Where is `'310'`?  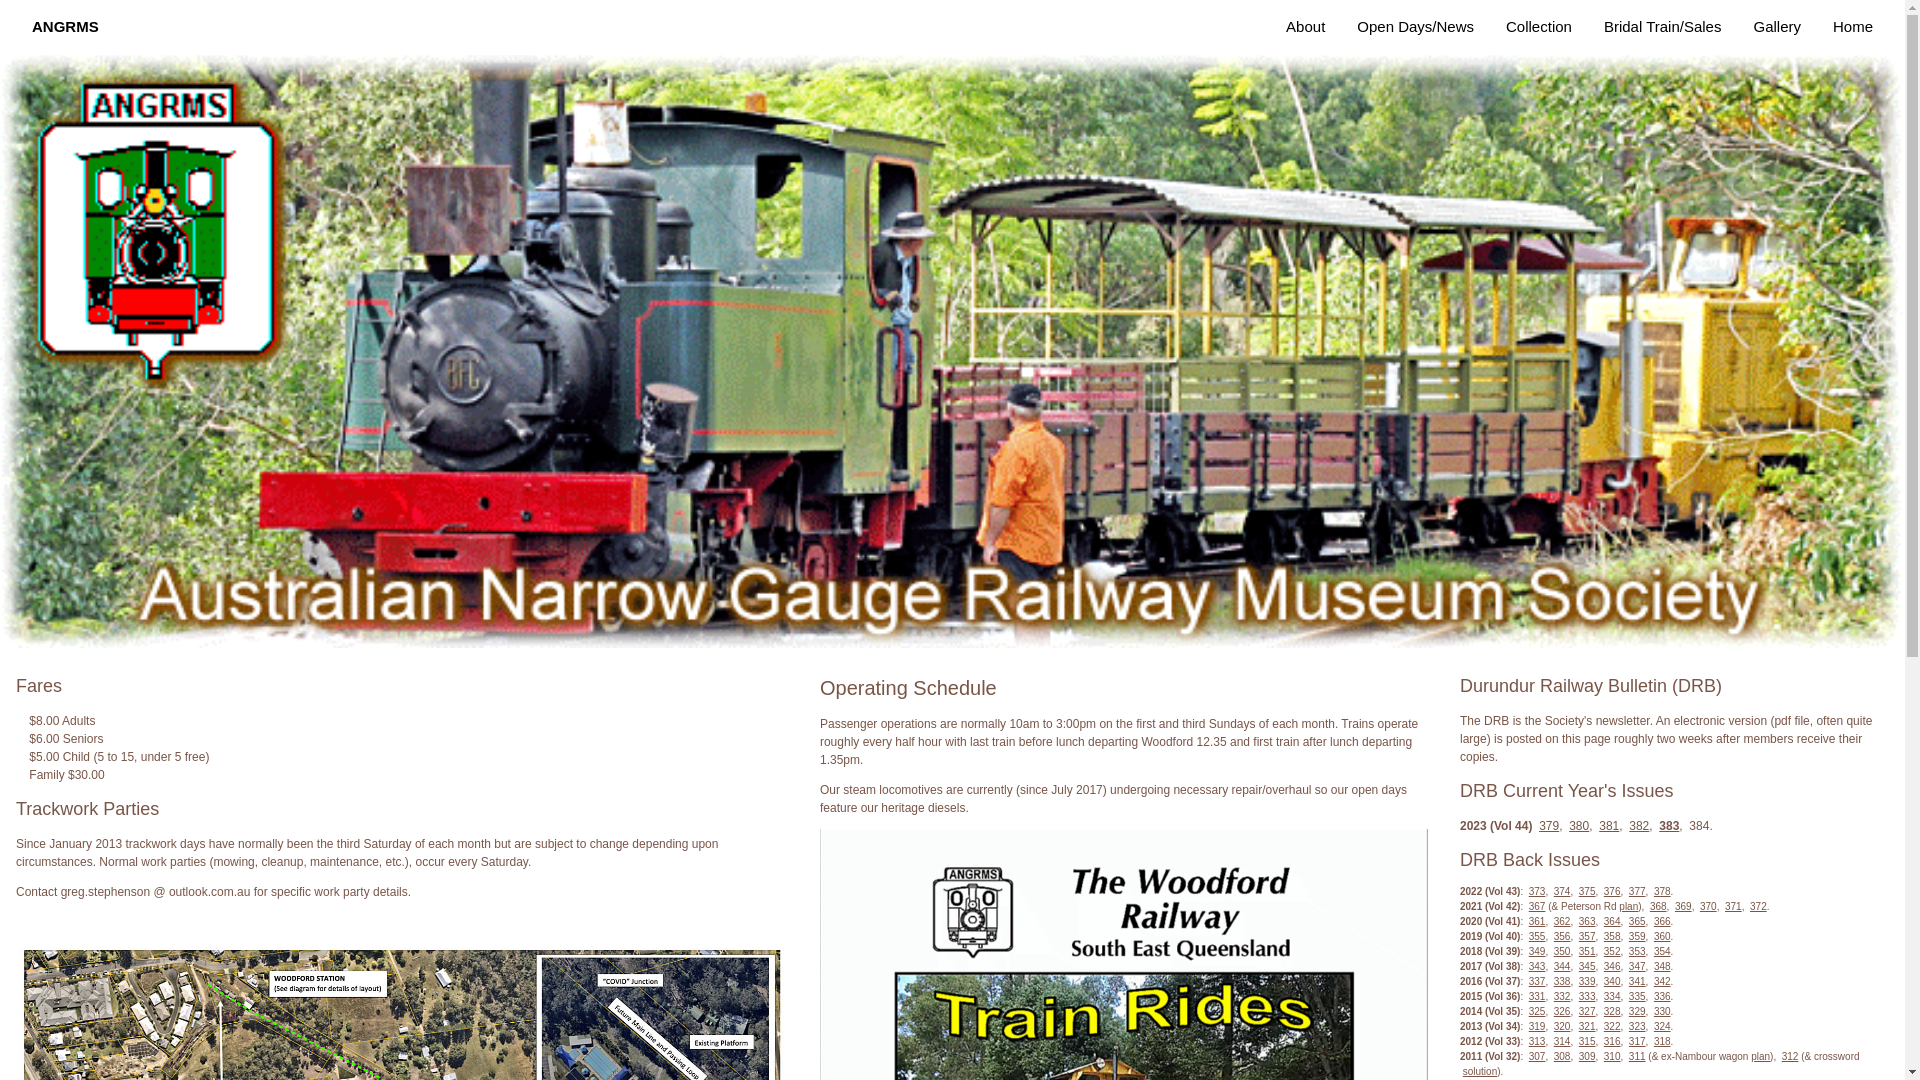
'310' is located at coordinates (1612, 1055).